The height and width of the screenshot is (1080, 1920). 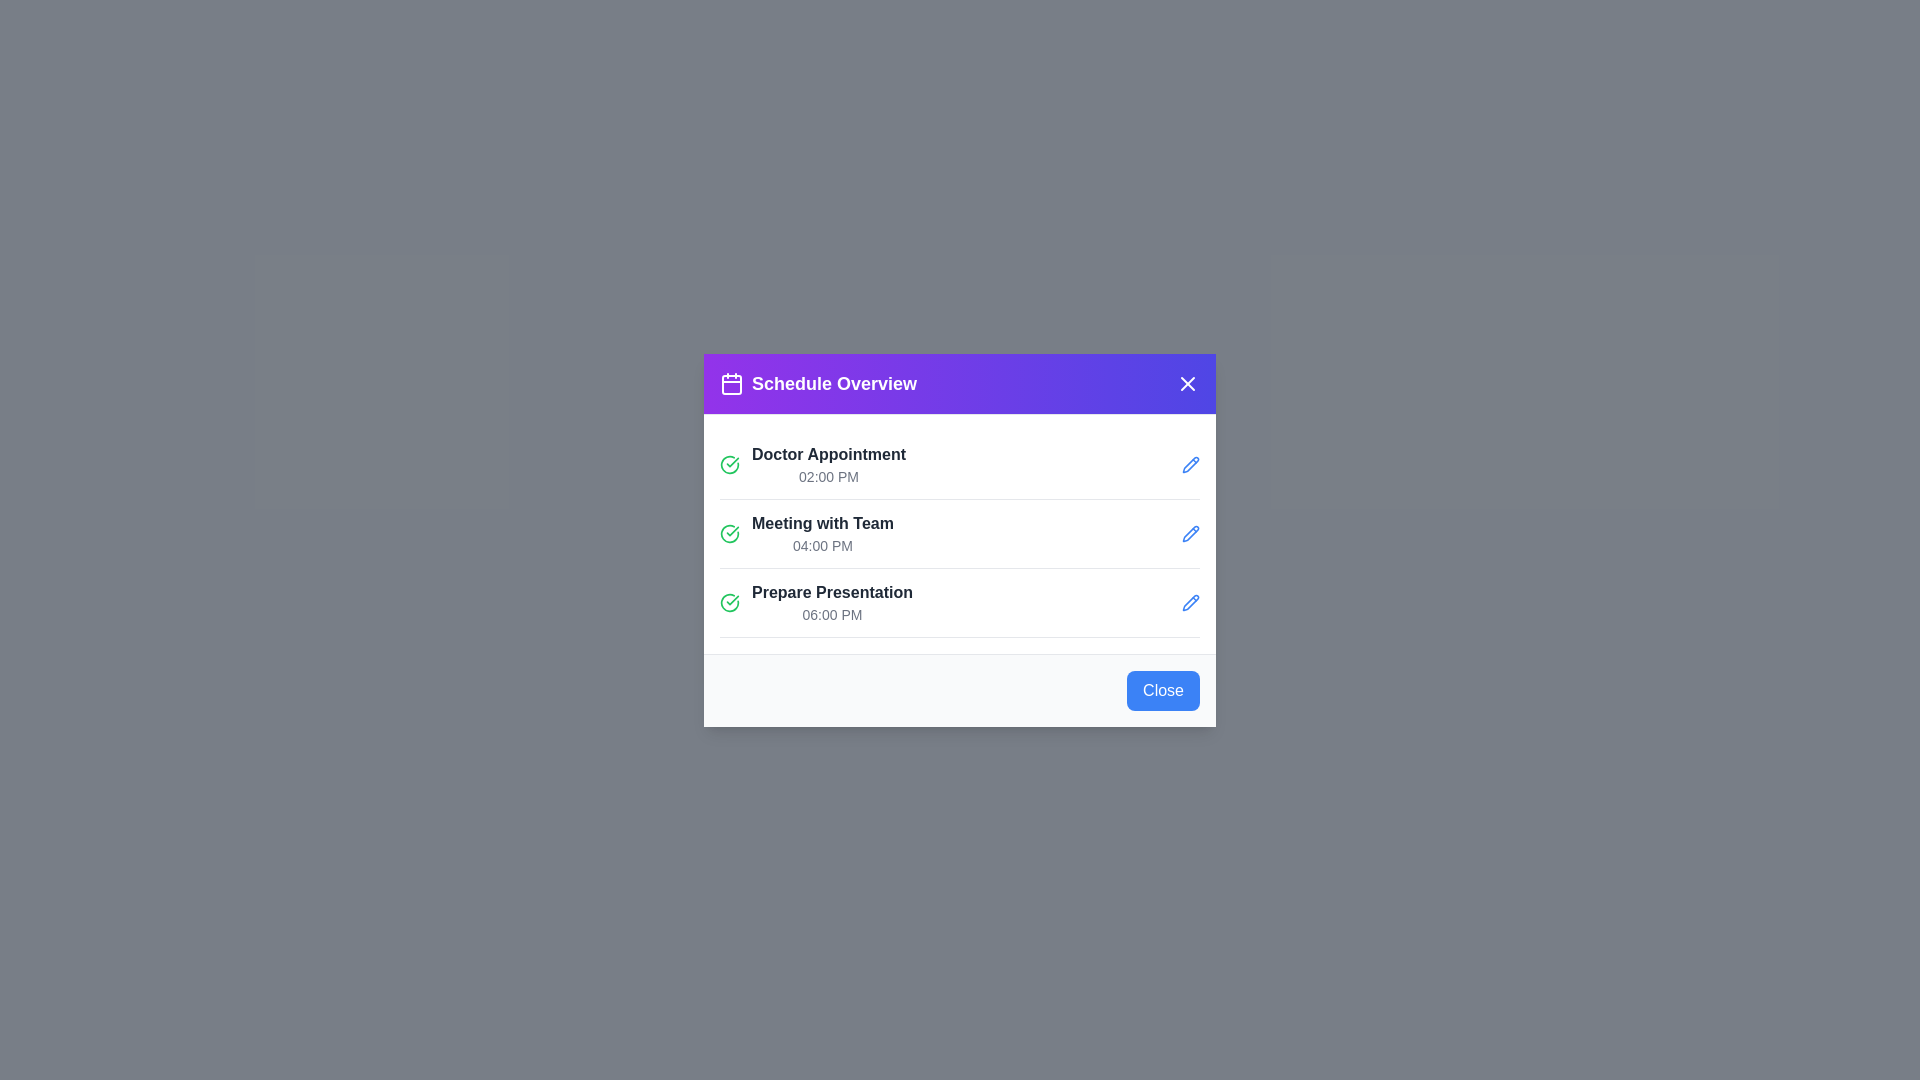 I want to click on the informational Text label indicating the scheduled time for the event listed under 'Meeting with Team' in the 'Schedule Overview' modal, so click(x=822, y=545).